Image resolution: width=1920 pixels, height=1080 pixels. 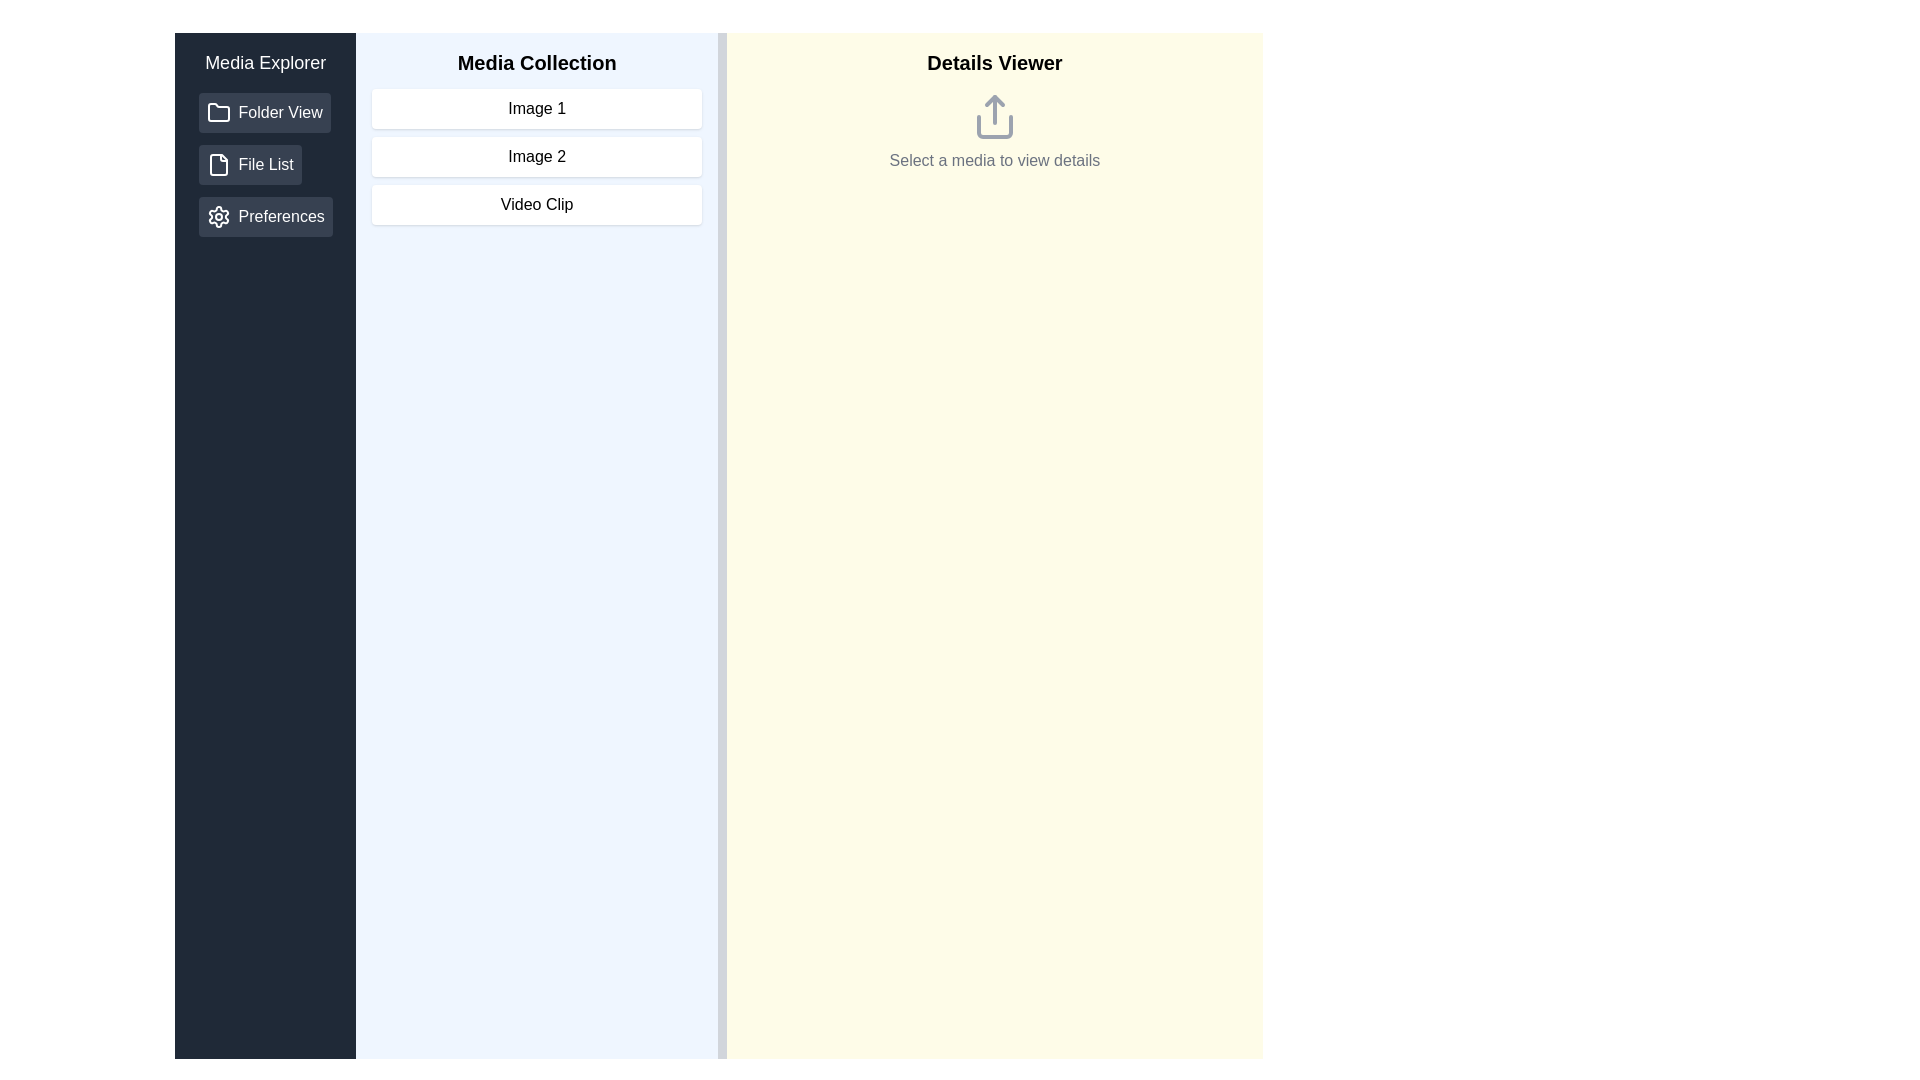 What do you see at coordinates (994, 160) in the screenshot?
I see `the static text label in the 'Details Viewer' section, located below the upward arrow icon, to guide users in selecting a media item` at bounding box center [994, 160].